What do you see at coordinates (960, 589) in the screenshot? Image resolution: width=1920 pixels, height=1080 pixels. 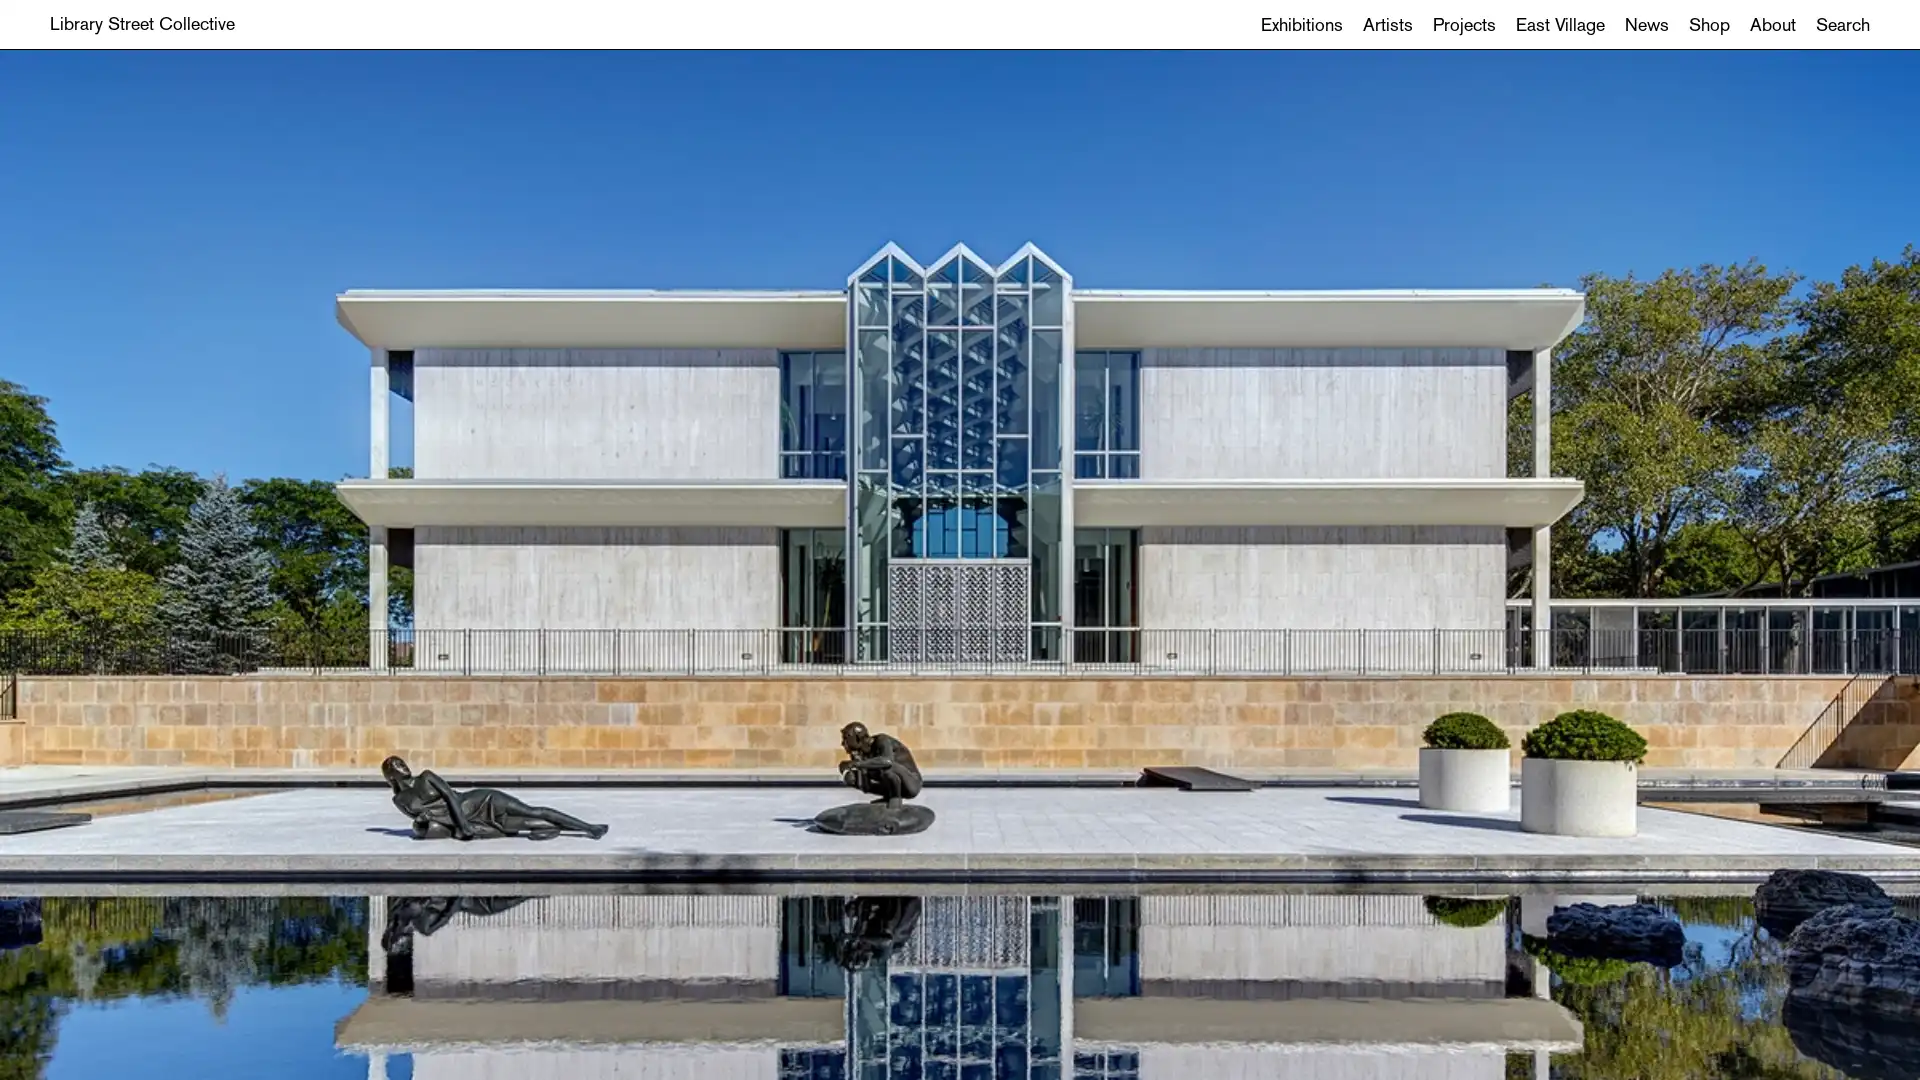 I see `Search` at bounding box center [960, 589].